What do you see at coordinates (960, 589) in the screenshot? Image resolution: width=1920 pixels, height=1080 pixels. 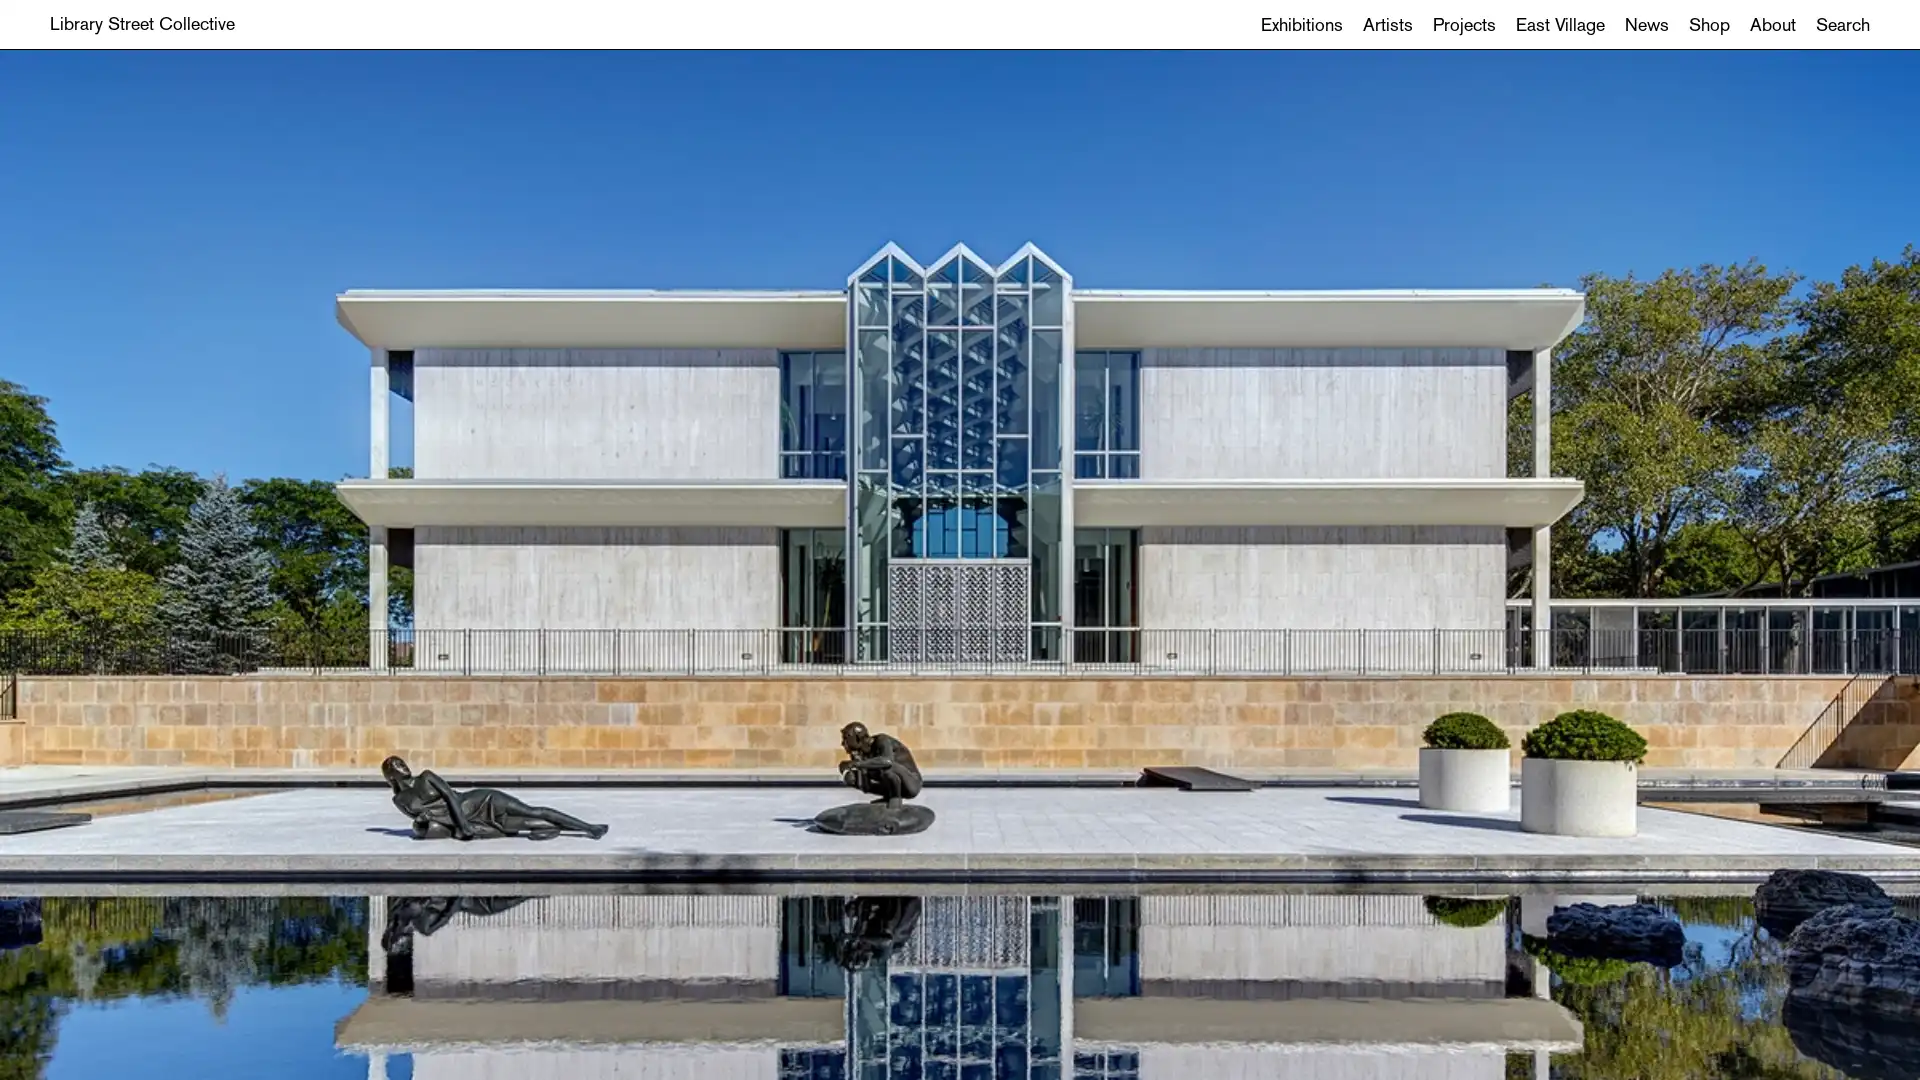 I see `Search` at bounding box center [960, 589].